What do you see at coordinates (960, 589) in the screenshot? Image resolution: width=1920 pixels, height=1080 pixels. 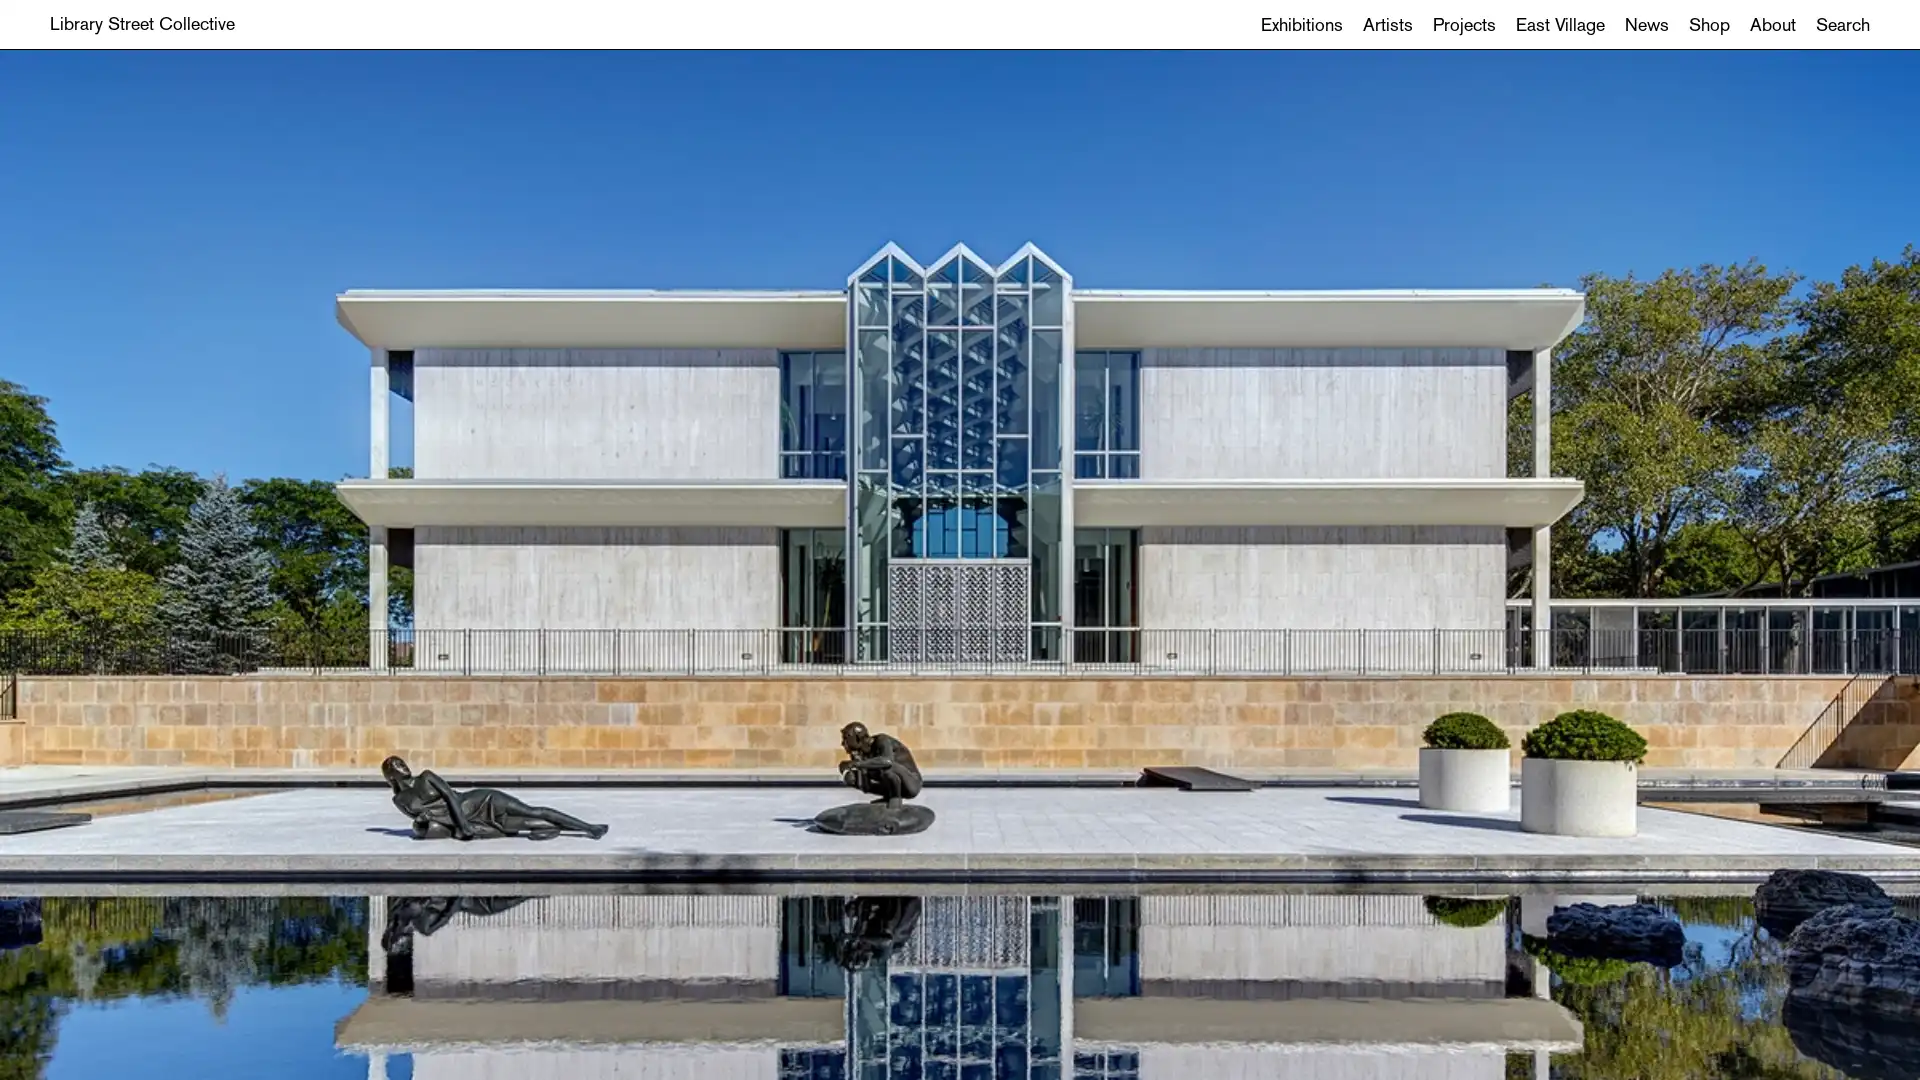 I see `Search` at bounding box center [960, 589].